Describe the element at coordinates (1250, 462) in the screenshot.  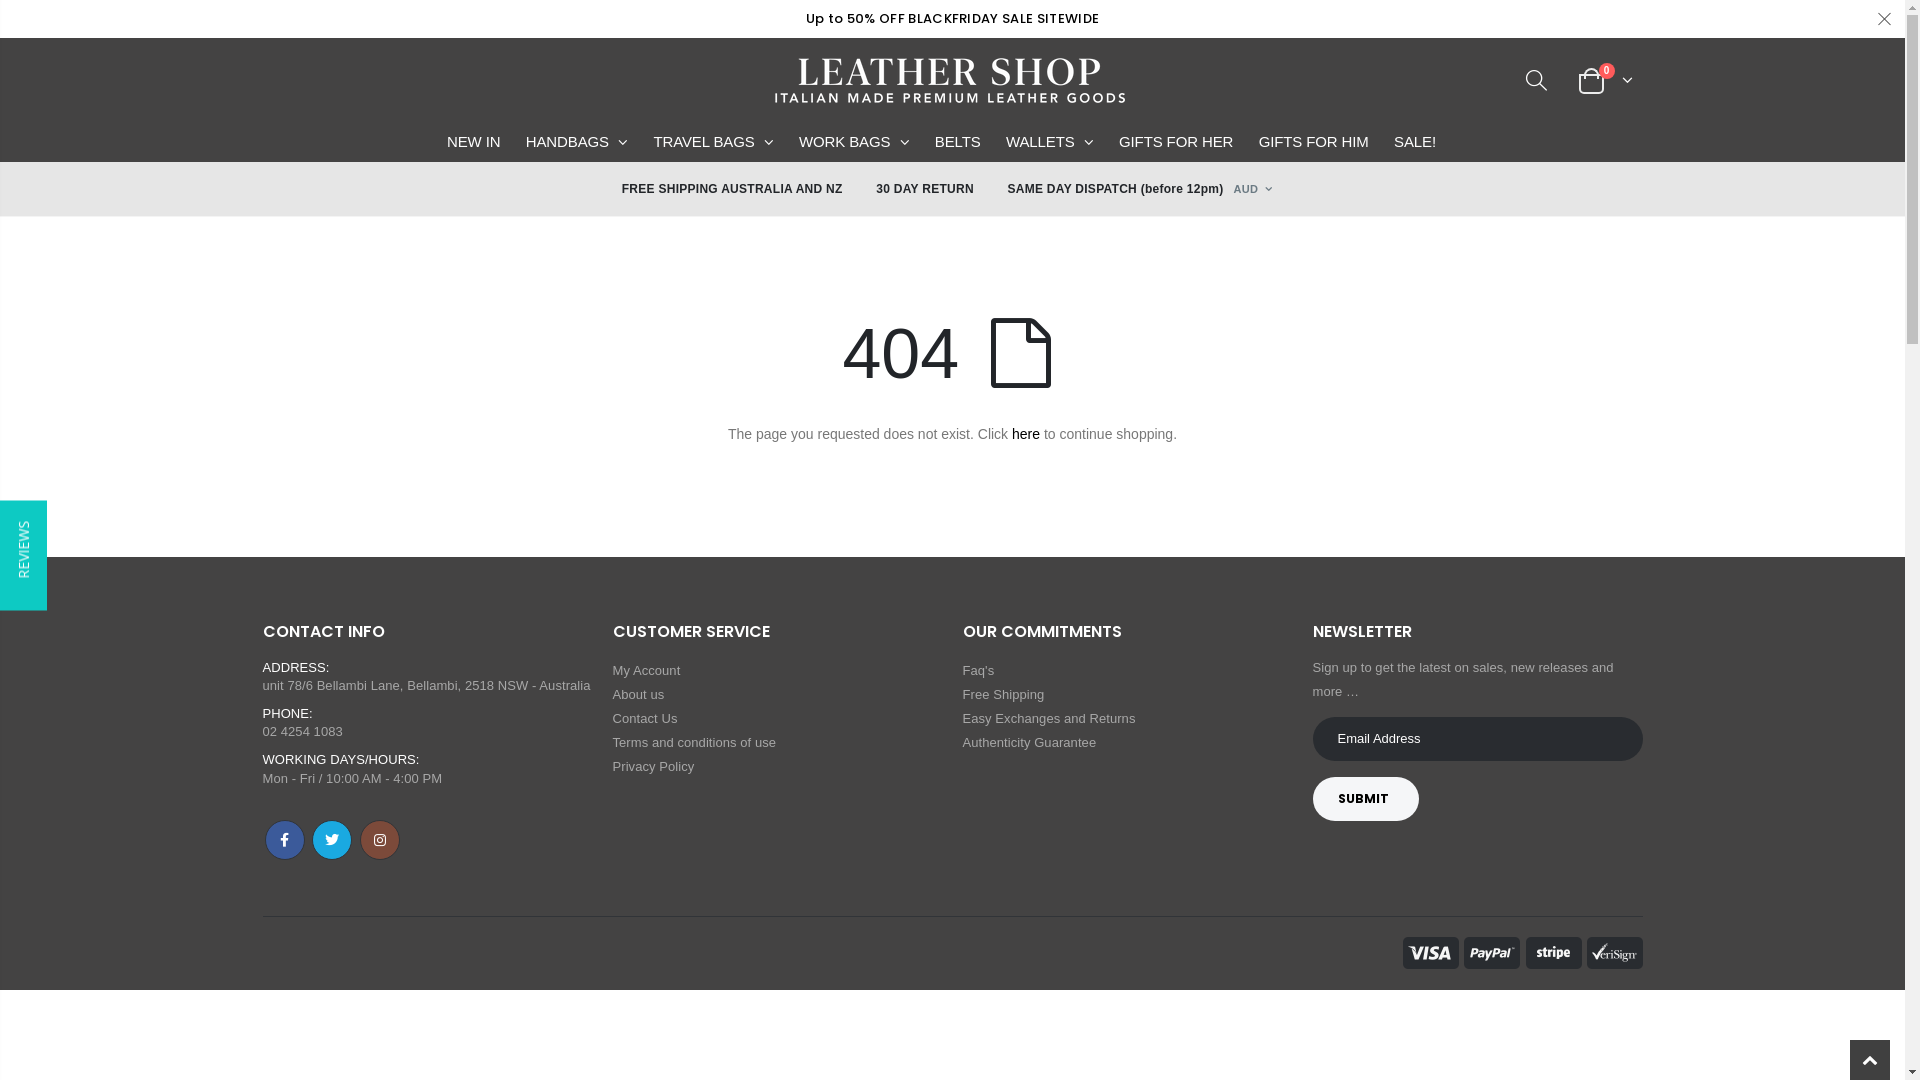
I see `'BAM'` at that location.